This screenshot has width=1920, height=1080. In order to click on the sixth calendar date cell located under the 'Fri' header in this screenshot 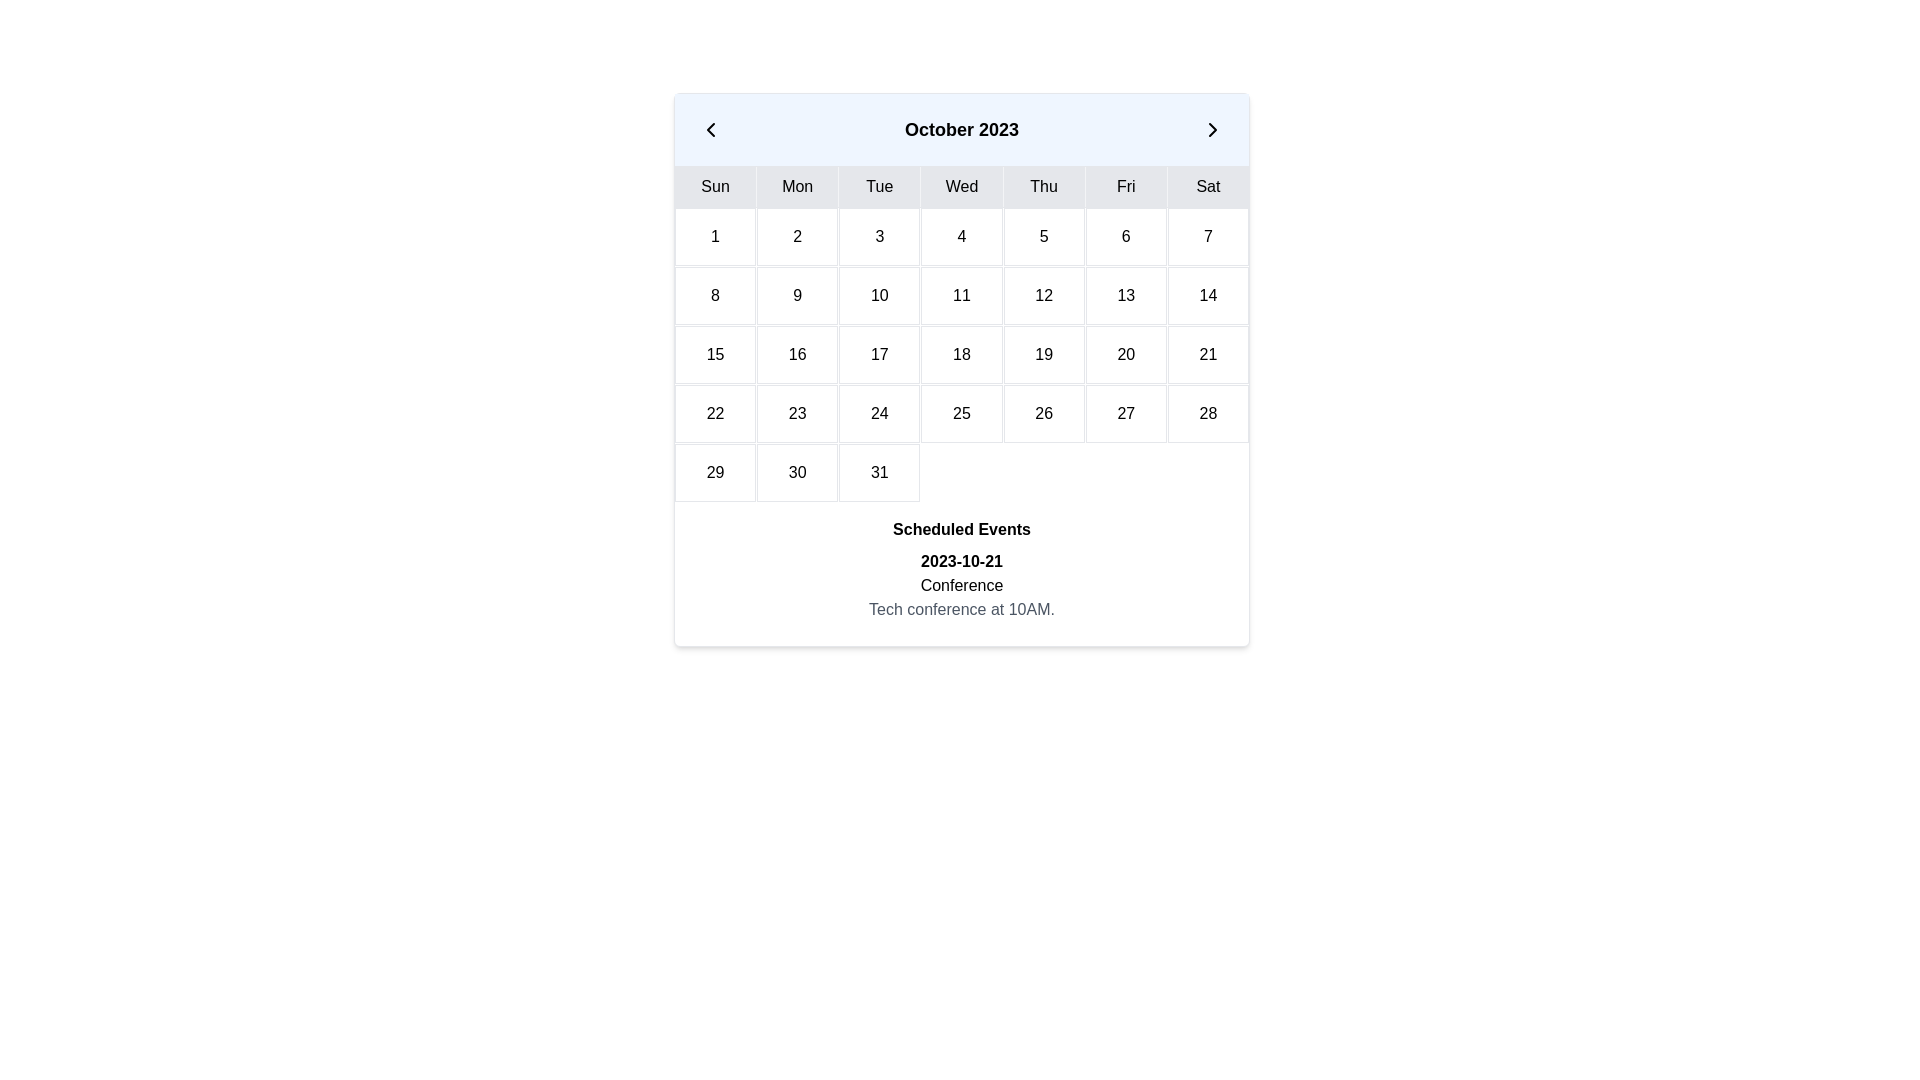, I will do `click(1126, 235)`.